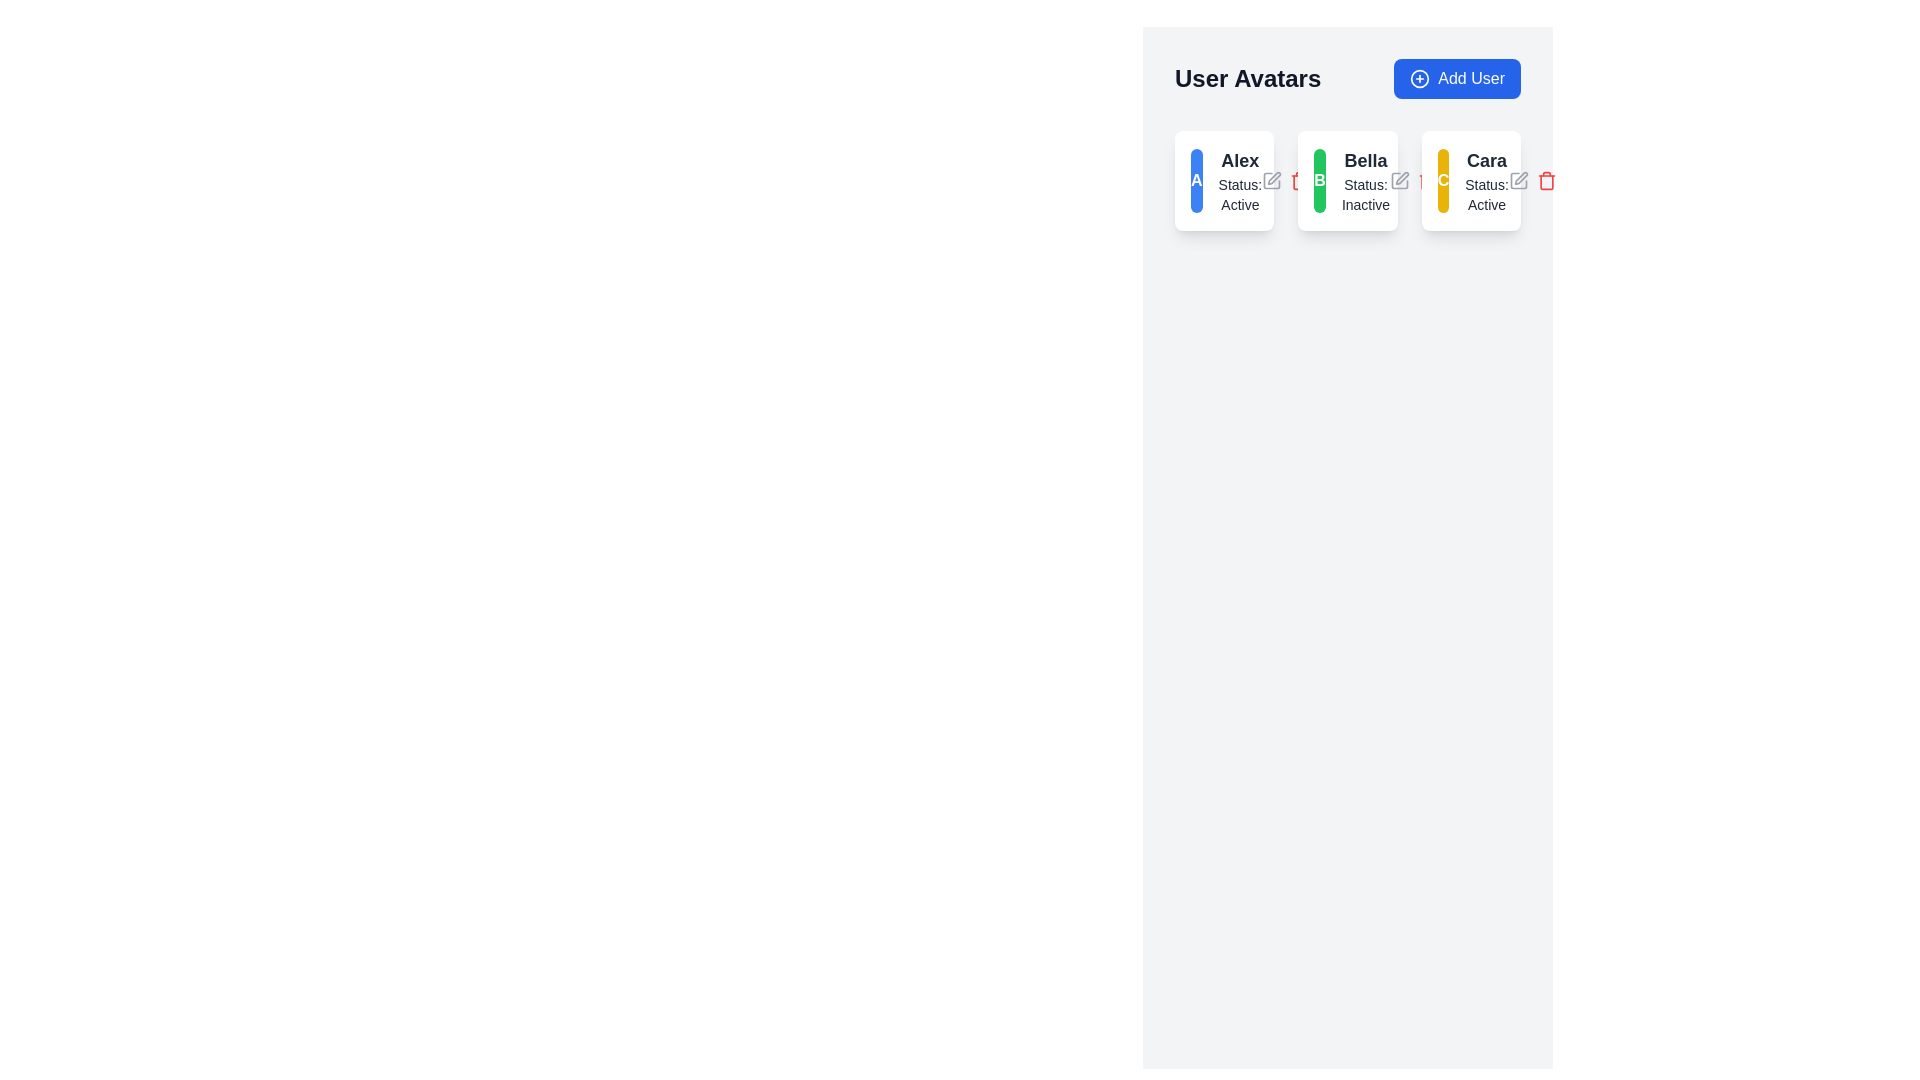 This screenshot has height=1080, width=1920. Describe the element at coordinates (1471, 77) in the screenshot. I see `text label displaying 'Add User' located inside a button in the top-right corner of the user interface, adjacent to a plus sign icon` at that location.